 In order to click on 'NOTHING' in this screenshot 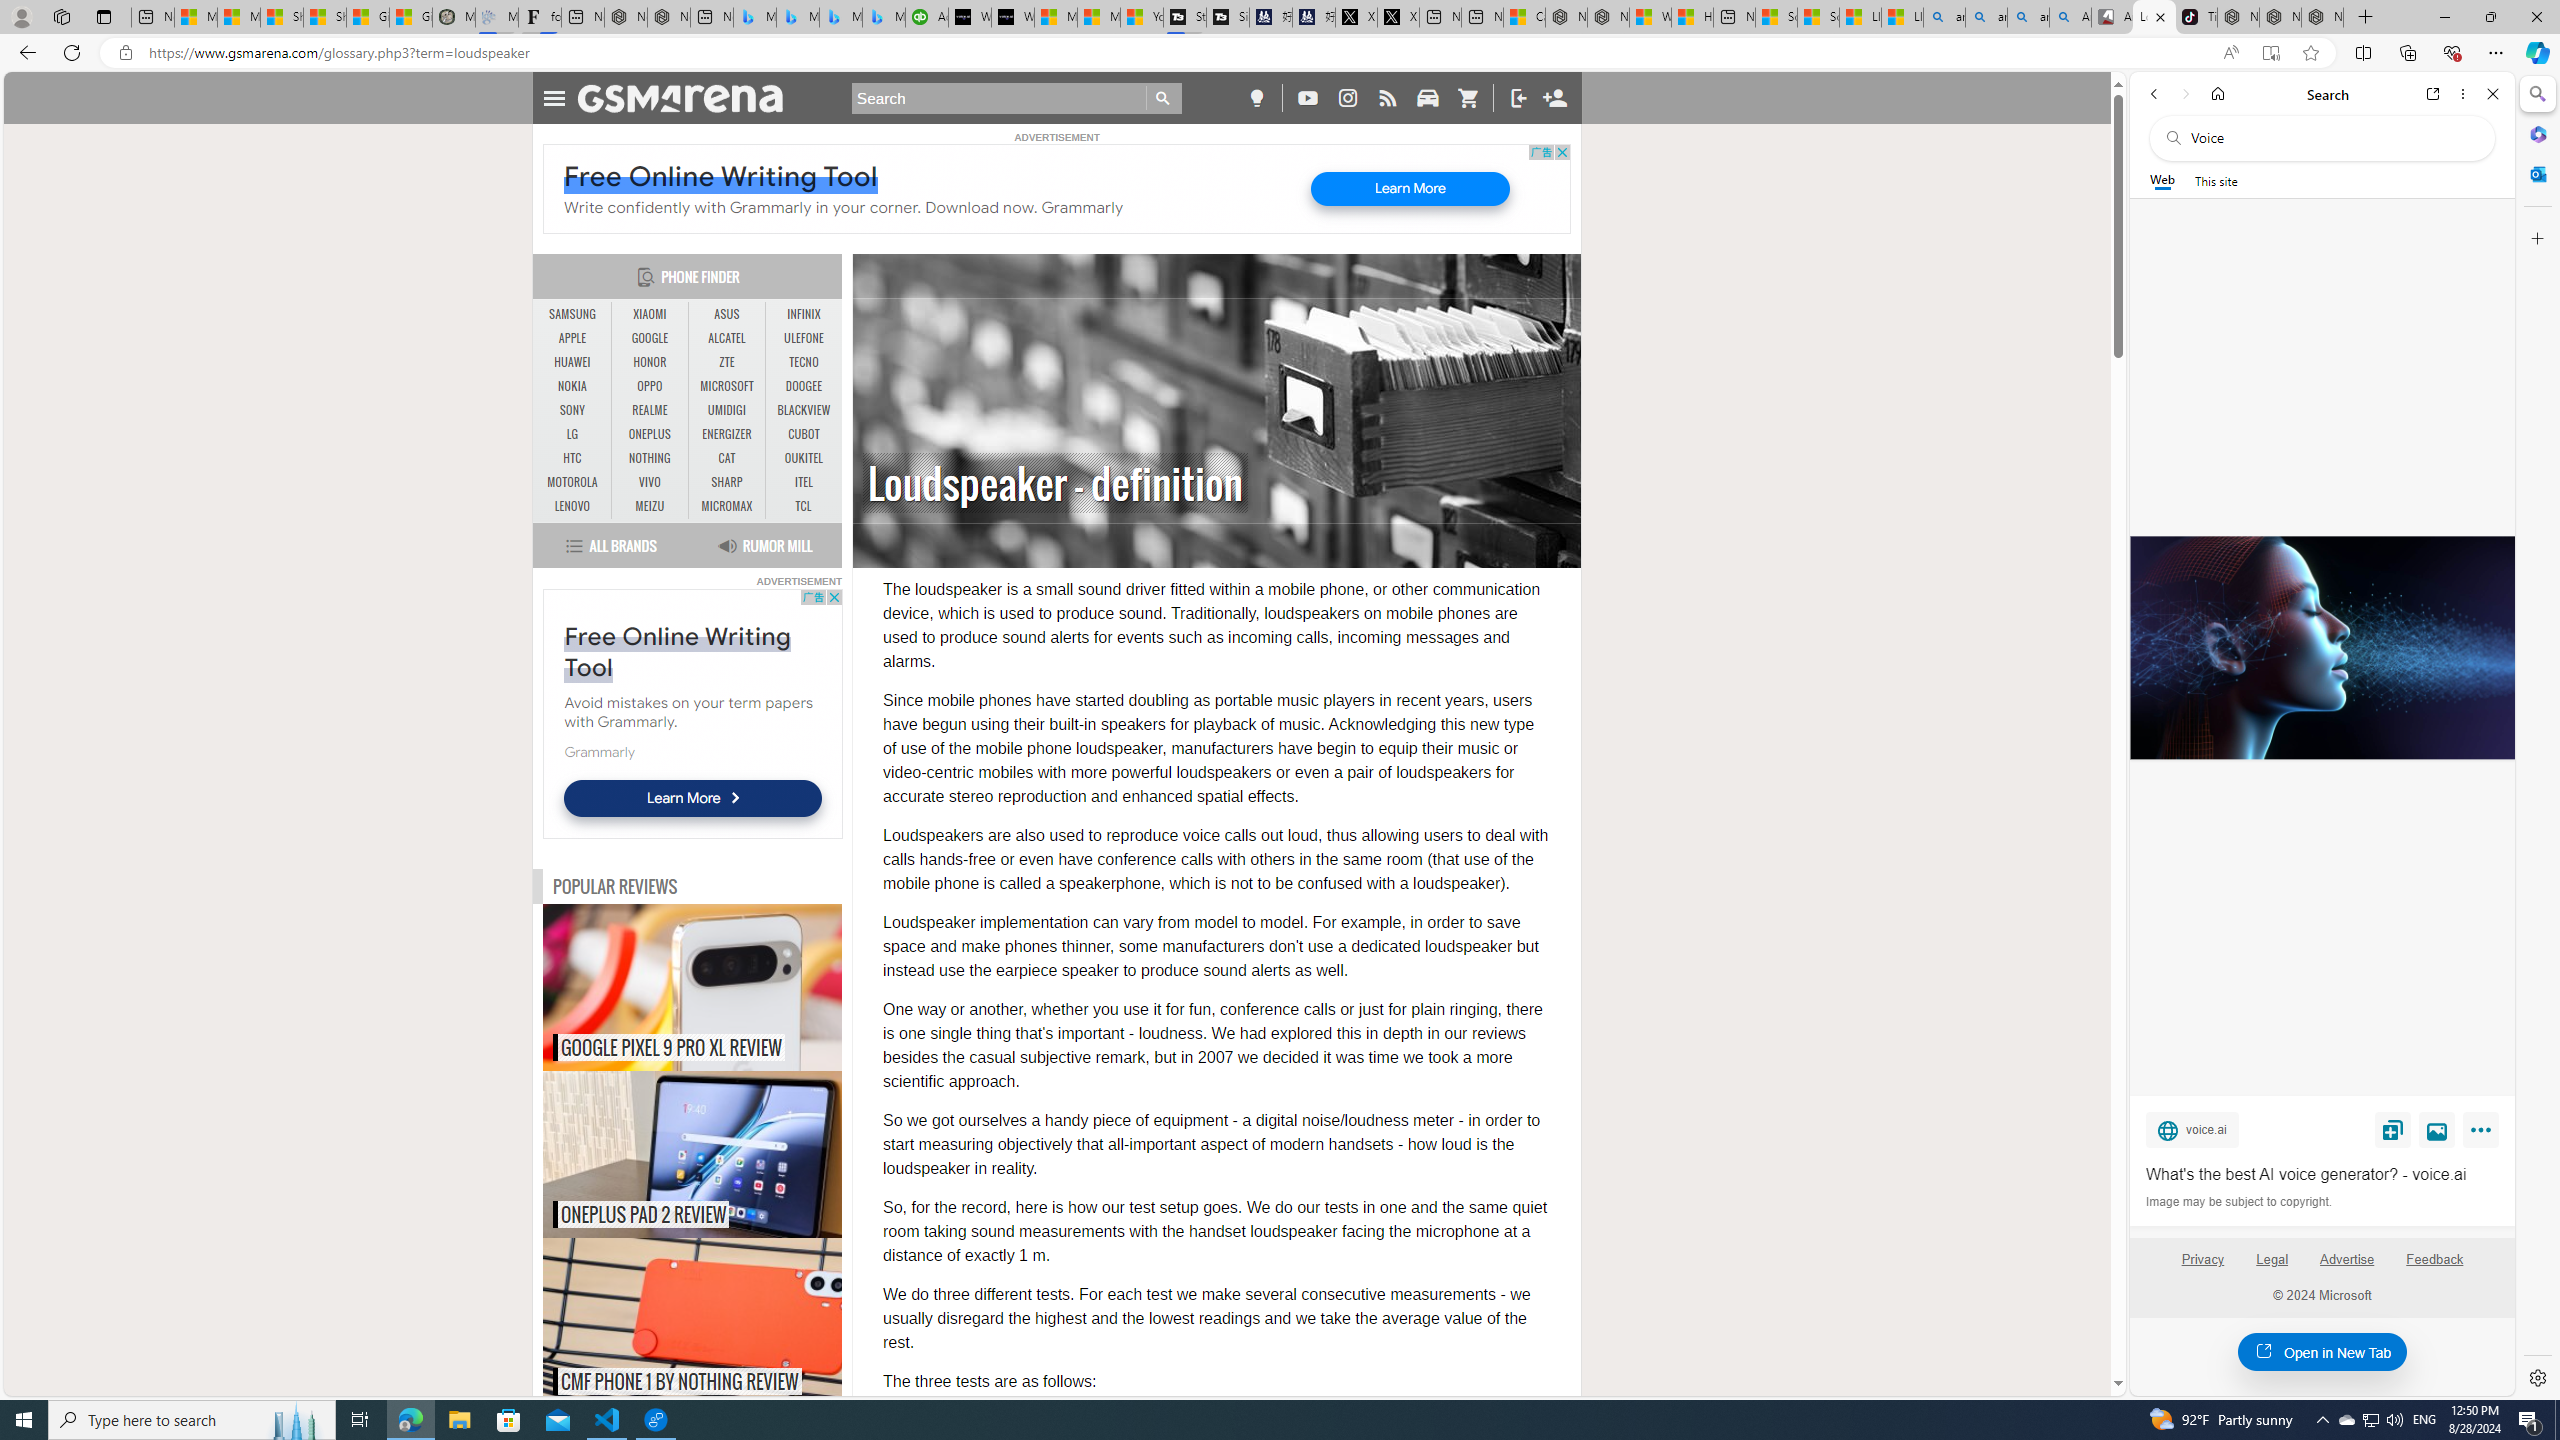, I will do `click(649, 459)`.